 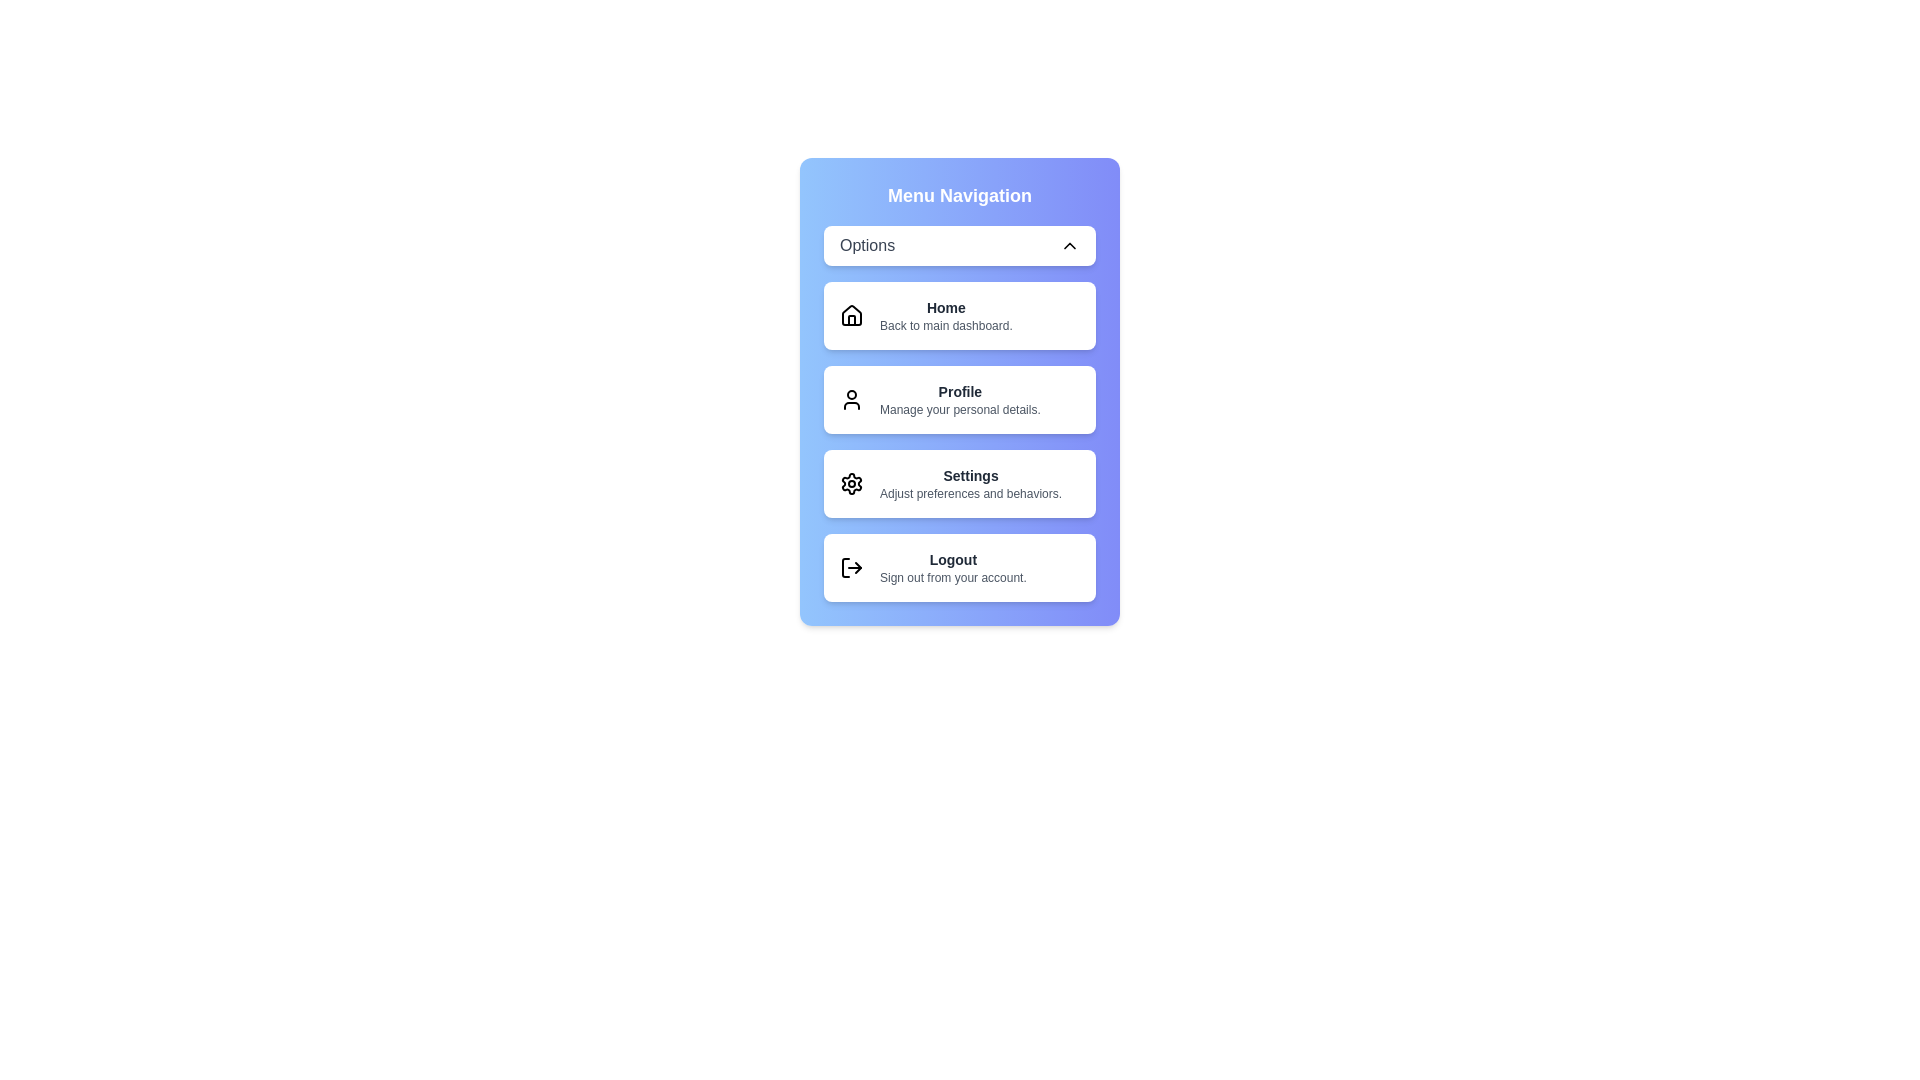 What do you see at coordinates (851, 315) in the screenshot?
I see `the icon corresponding to the menu item Home` at bounding box center [851, 315].